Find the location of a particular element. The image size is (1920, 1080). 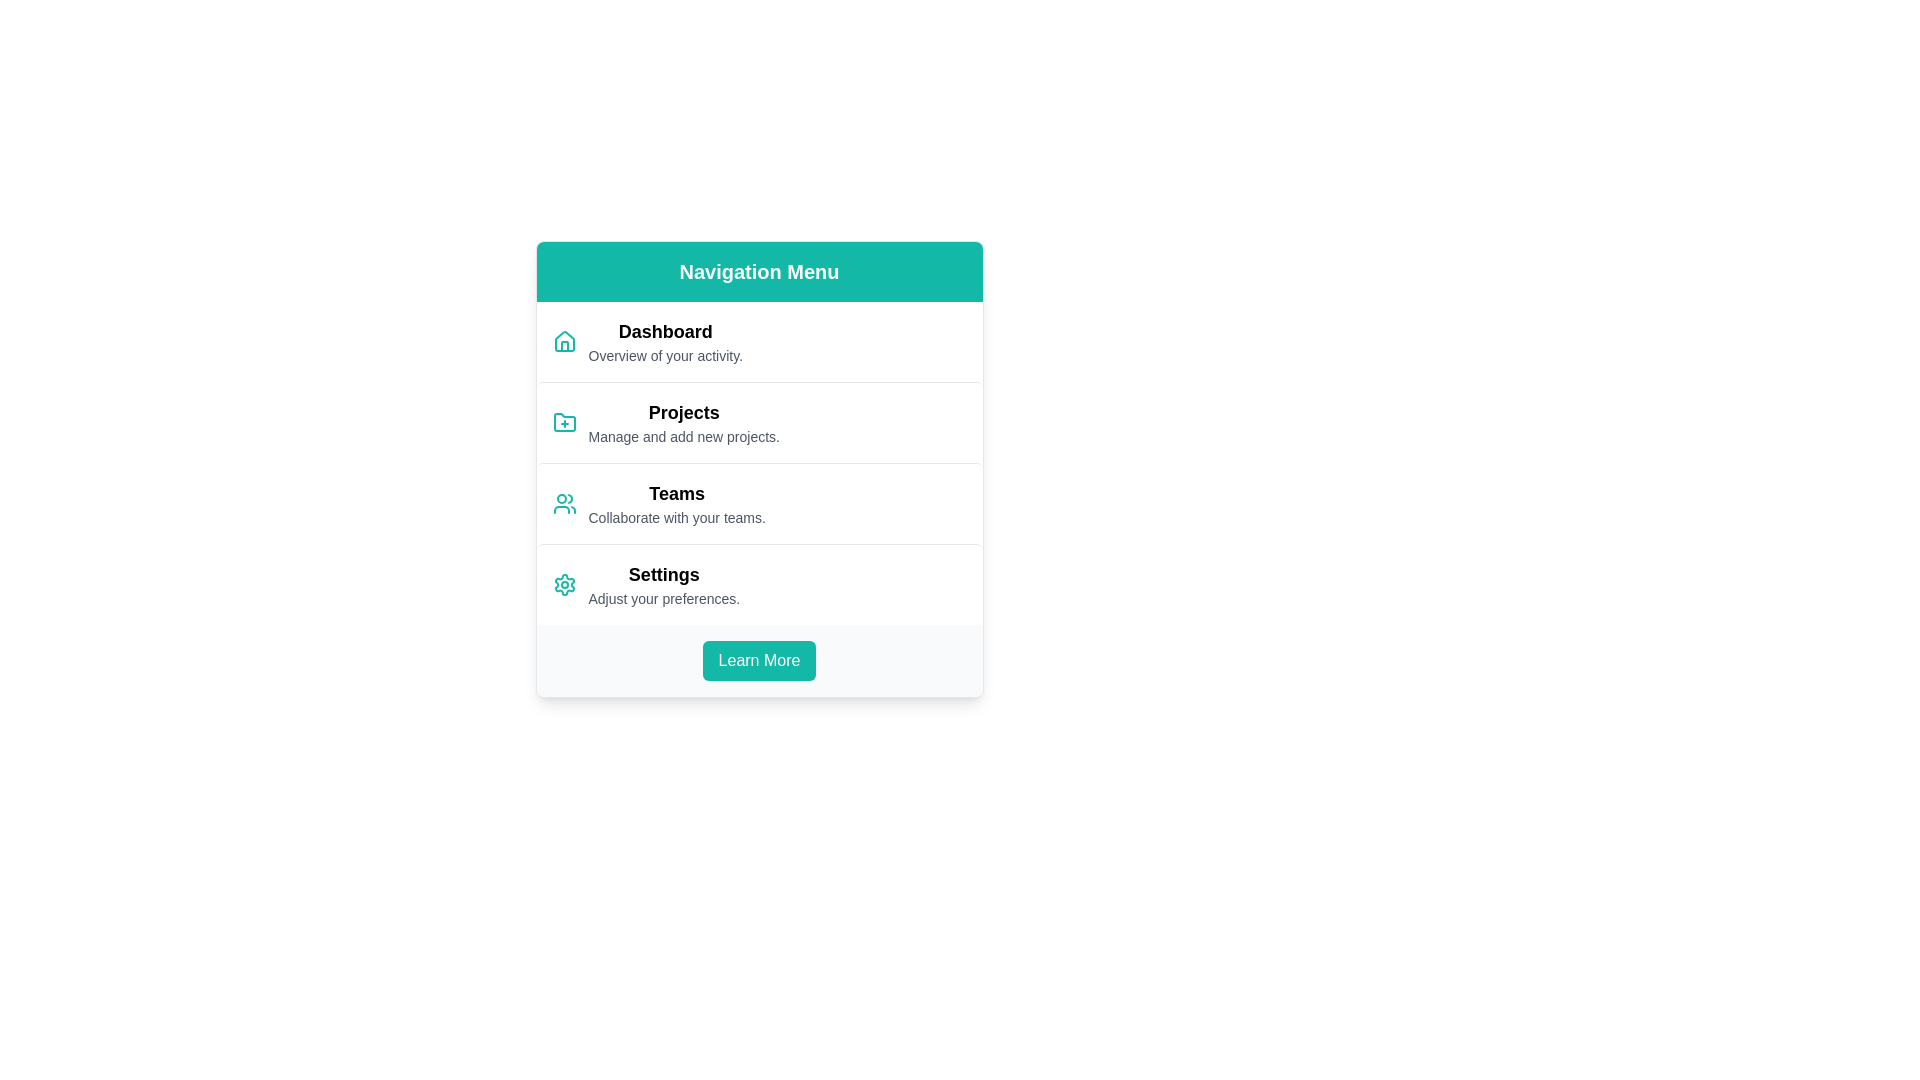

the text element displaying 'Manage and add new projects.' which is located directly underneath the 'Projects' title in the navigation menu is located at coordinates (684, 435).